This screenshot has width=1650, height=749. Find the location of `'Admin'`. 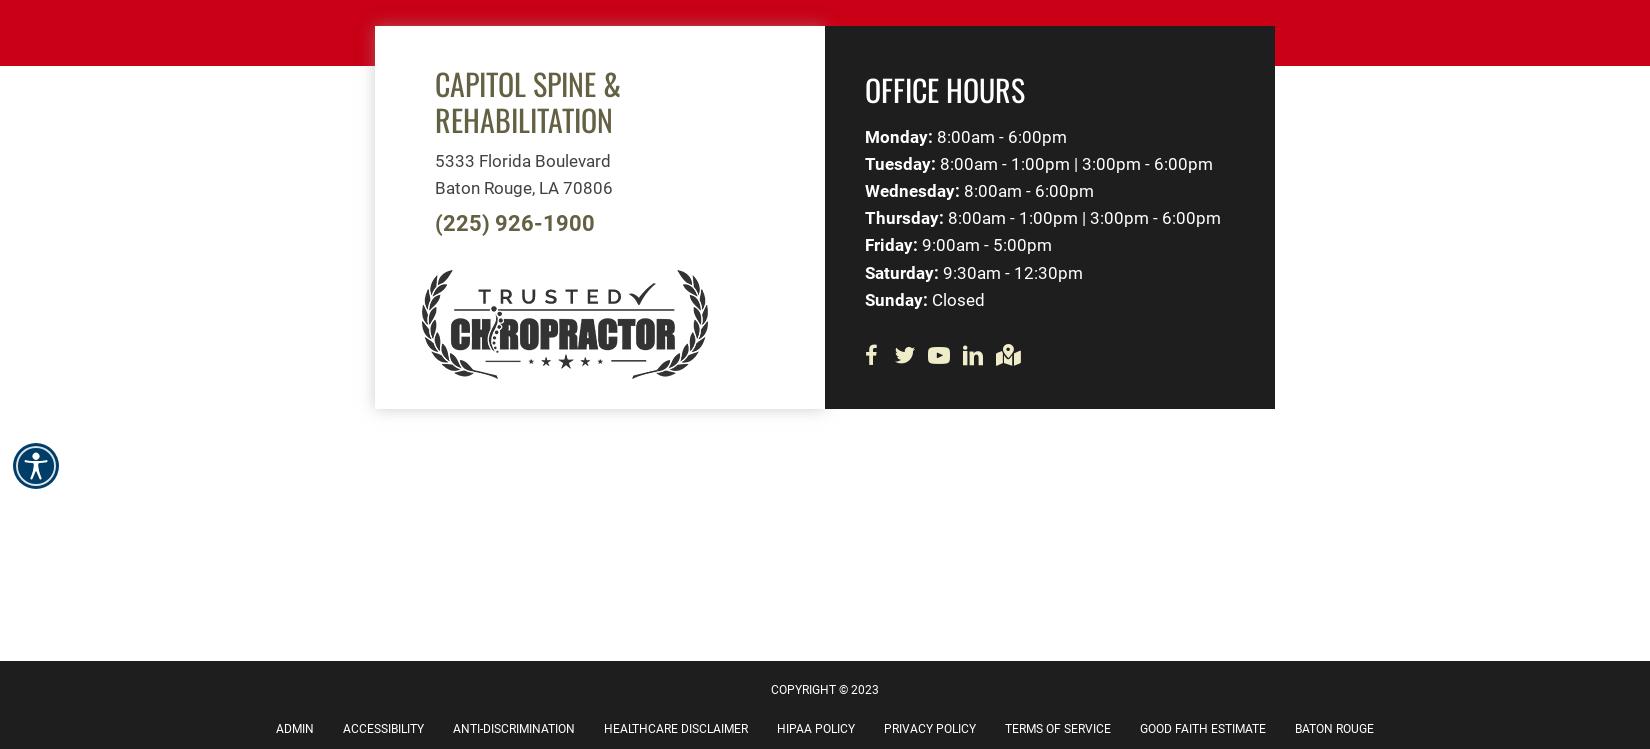

'Admin' is located at coordinates (276, 728).